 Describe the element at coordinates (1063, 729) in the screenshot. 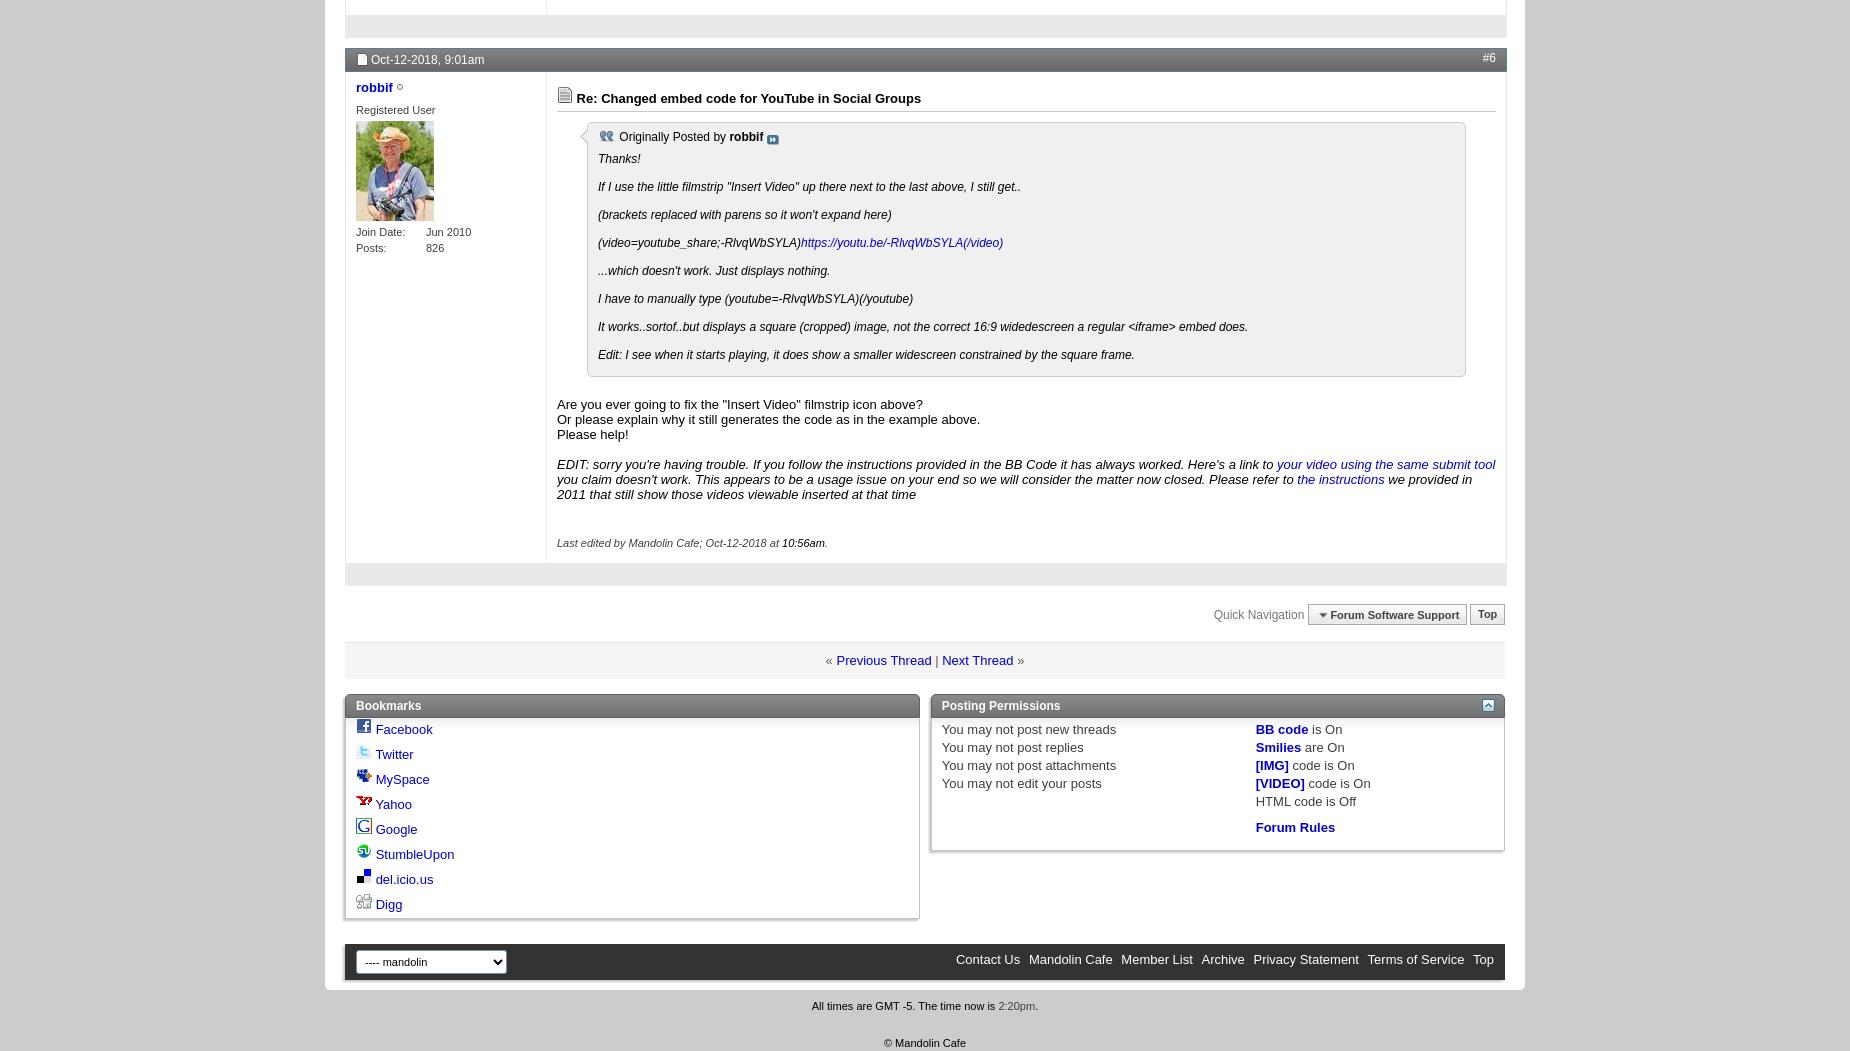

I see `'post new threads'` at that location.